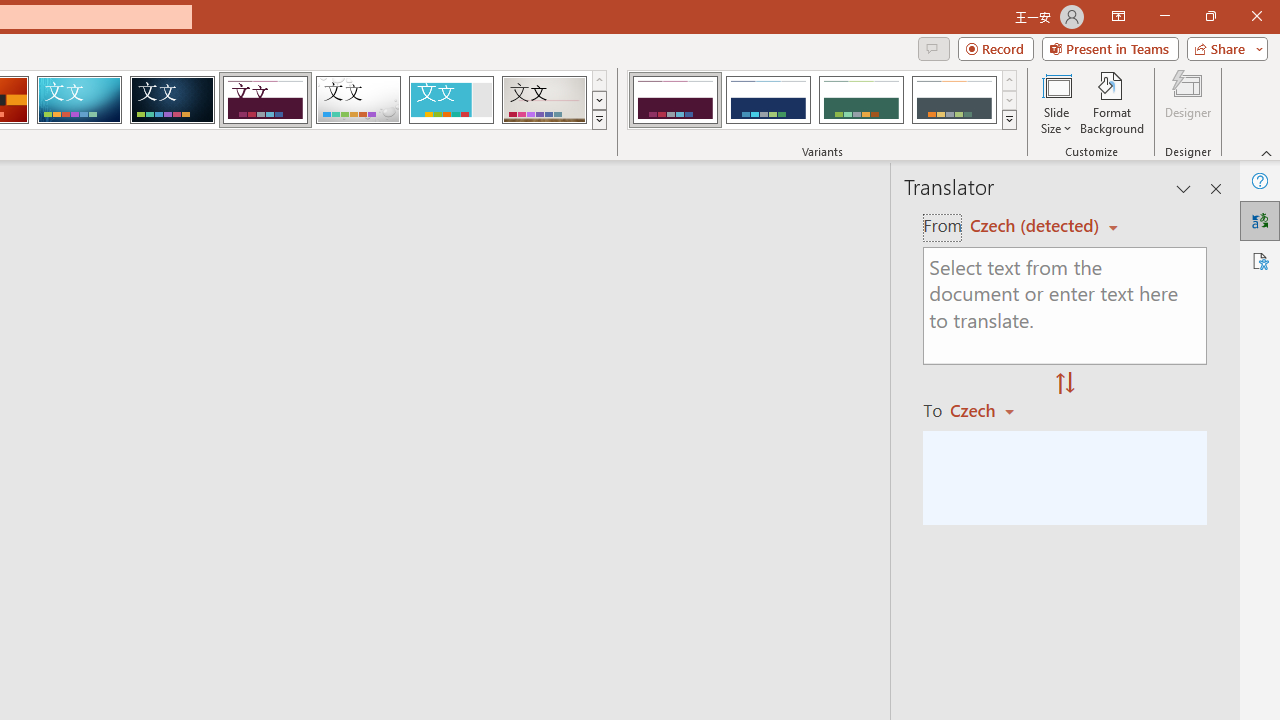 The image size is (1280, 720). I want to click on 'Damask', so click(172, 100).